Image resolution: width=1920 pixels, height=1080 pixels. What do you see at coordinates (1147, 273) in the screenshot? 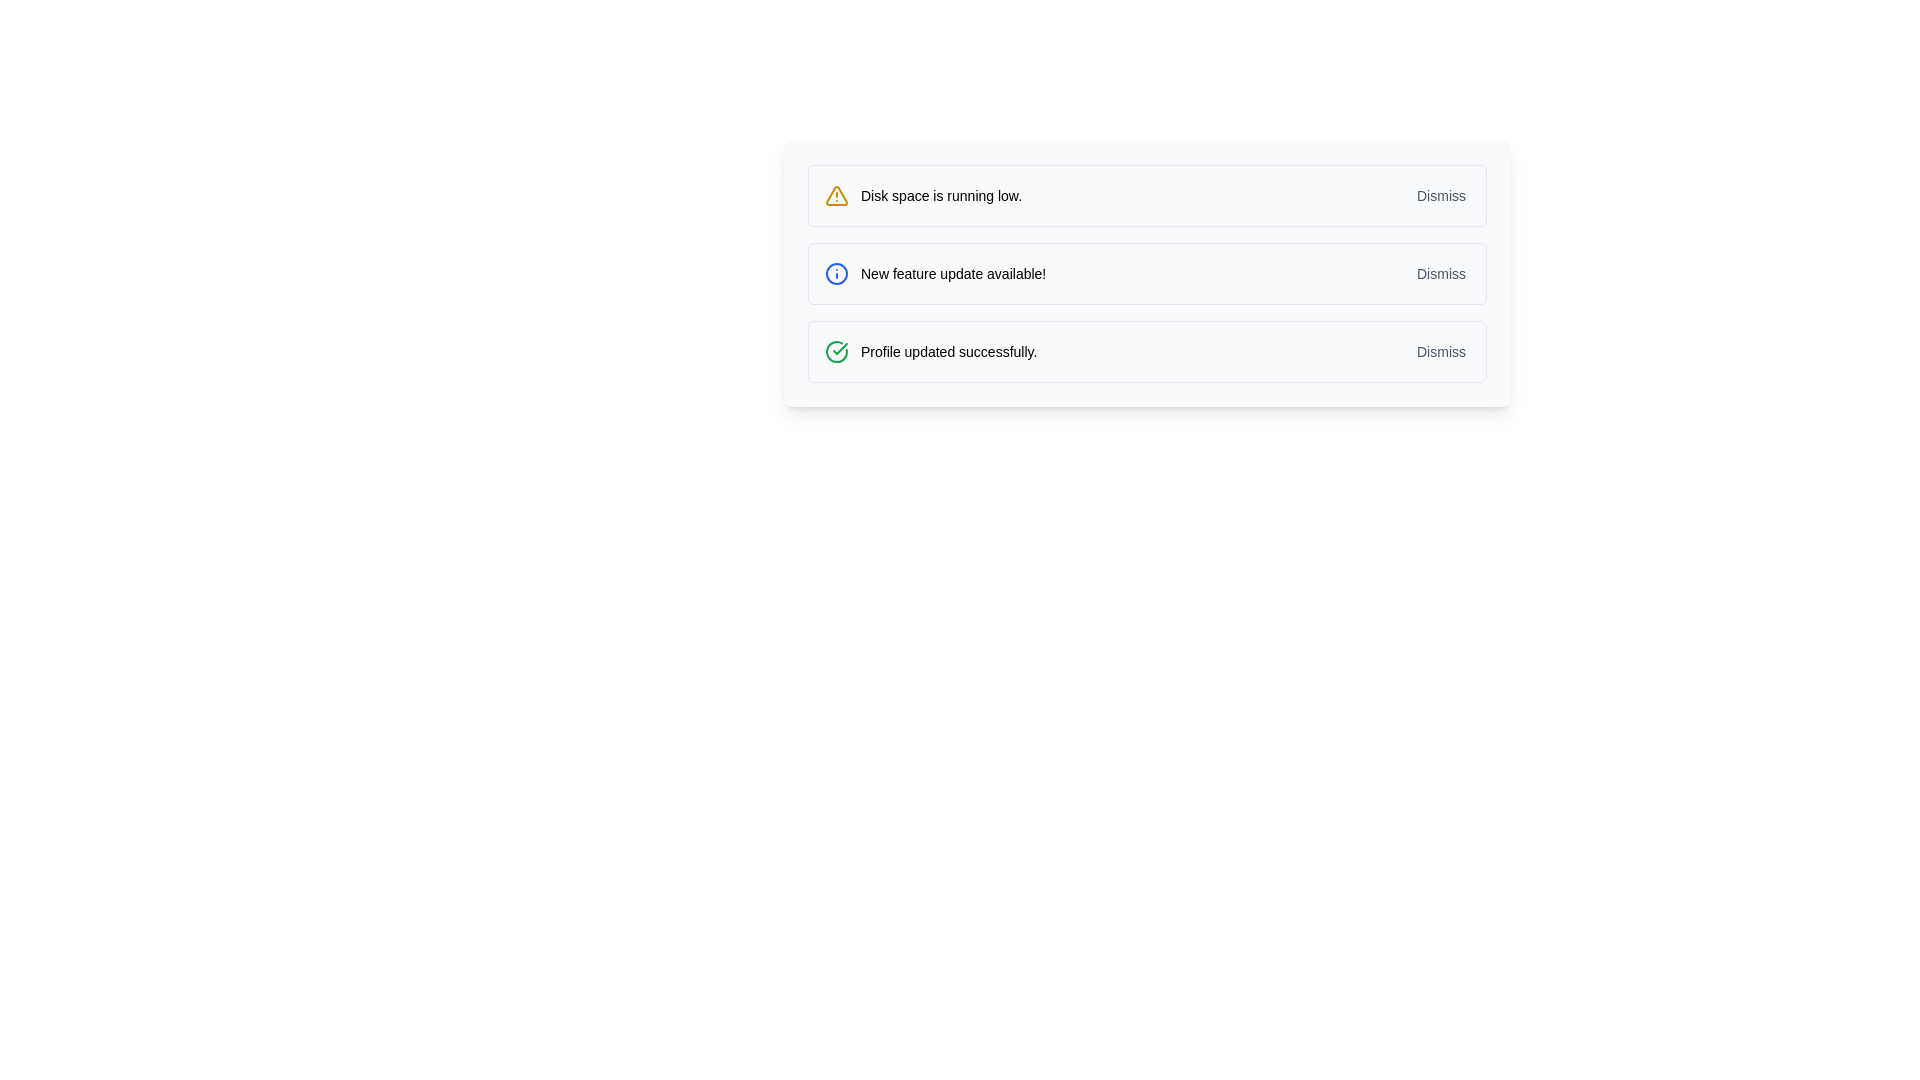
I see `the notification bar, which is the second item in the vertical stack, featuring a blue border and background, with a dismiss button` at bounding box center [1147, 273].